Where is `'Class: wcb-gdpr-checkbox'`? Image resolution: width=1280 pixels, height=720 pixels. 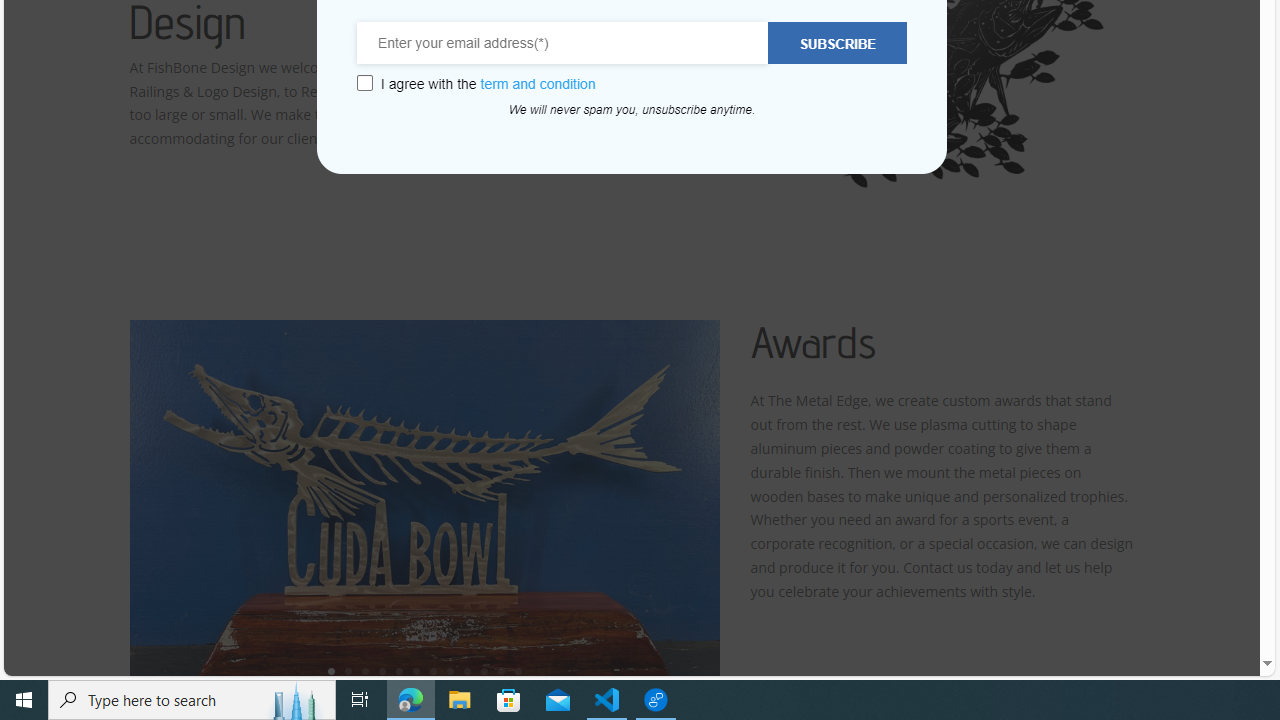
'Class: wcb-gdpr-checkbox' is located at coordinates (364, 82).